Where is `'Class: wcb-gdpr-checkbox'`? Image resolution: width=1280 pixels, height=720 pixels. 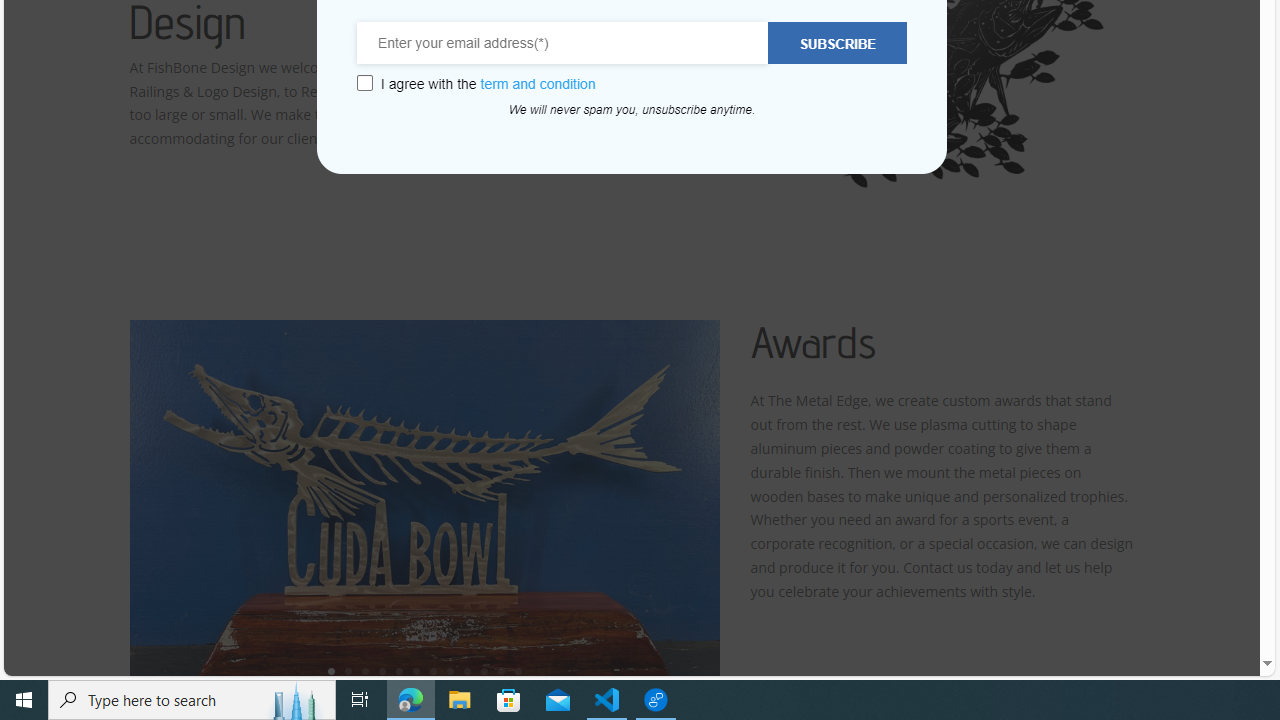
'Class: wcb-gdpr-checkbox' is located at coordinates (364, 82).